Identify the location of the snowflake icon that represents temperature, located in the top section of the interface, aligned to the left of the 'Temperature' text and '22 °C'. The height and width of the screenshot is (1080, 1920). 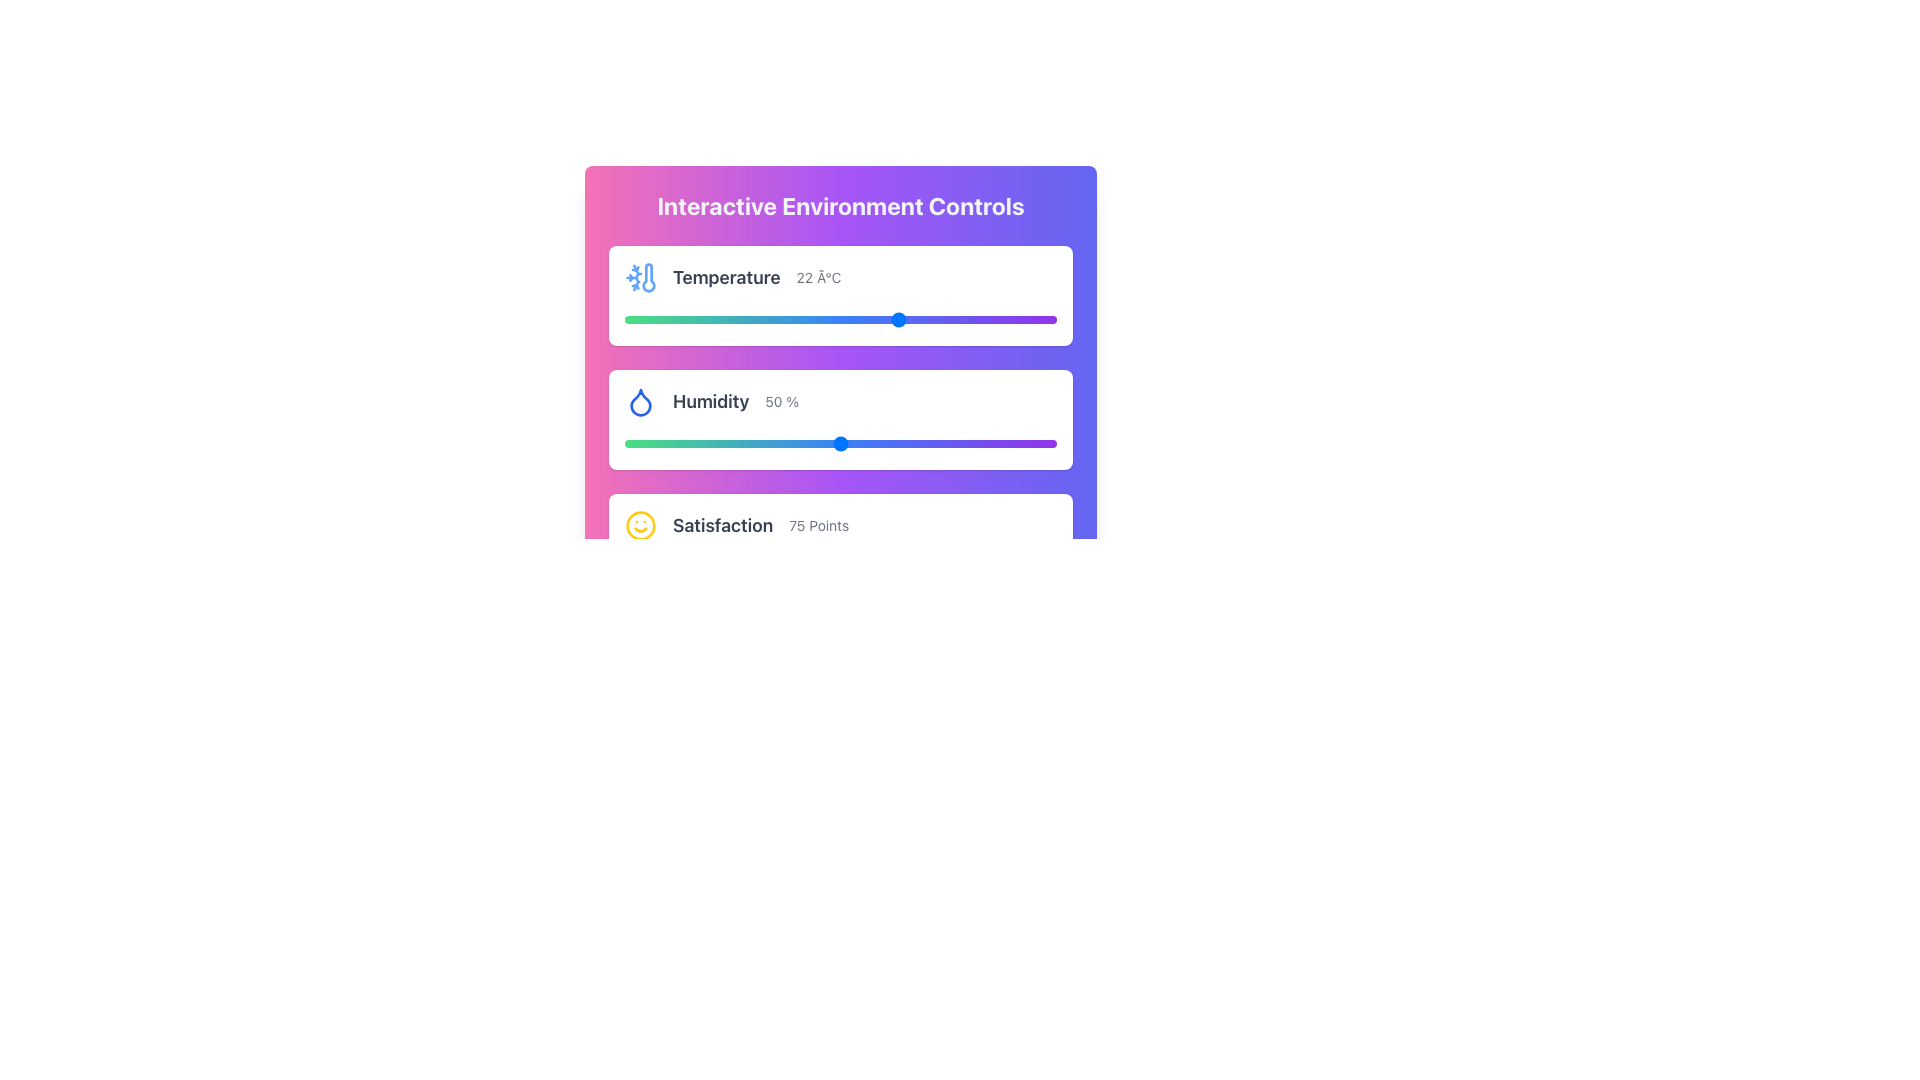
(641, 277).